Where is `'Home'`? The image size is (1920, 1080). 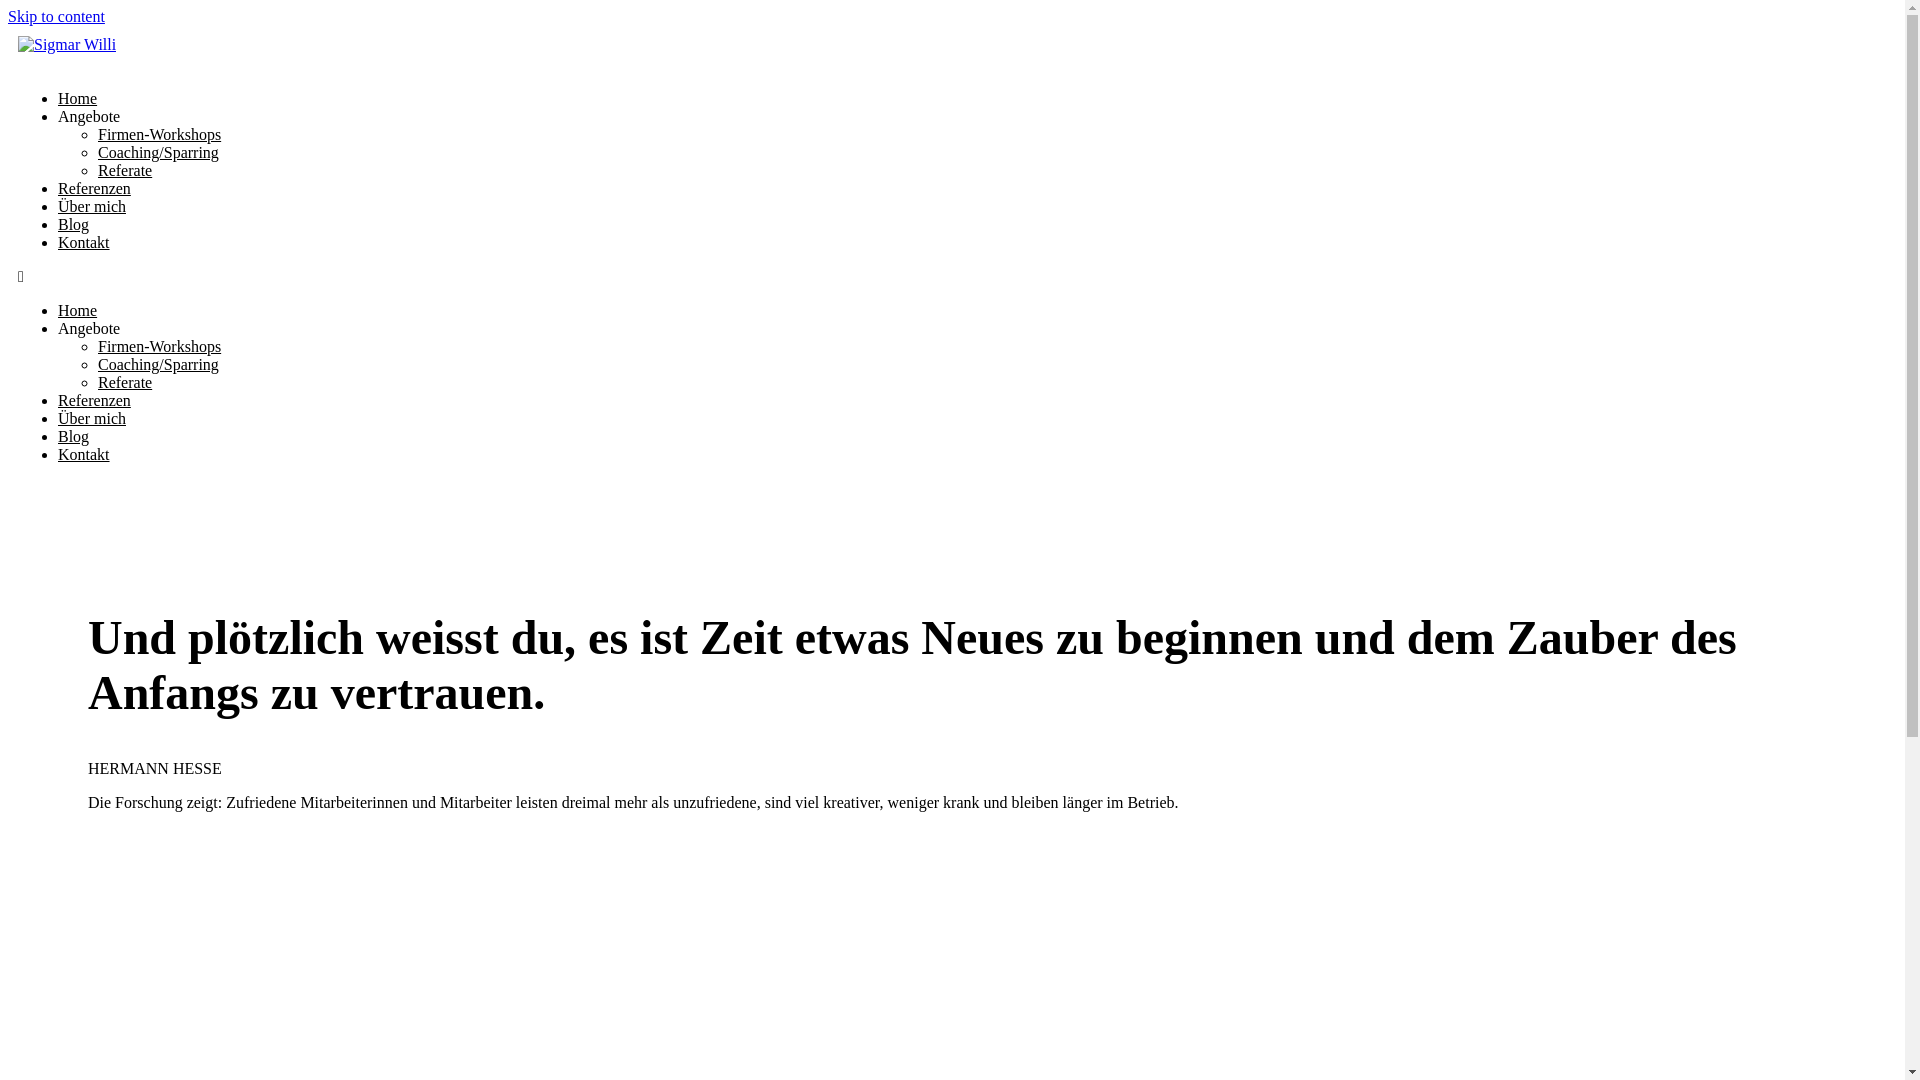 'Home' is located at coordinates (77, 310).